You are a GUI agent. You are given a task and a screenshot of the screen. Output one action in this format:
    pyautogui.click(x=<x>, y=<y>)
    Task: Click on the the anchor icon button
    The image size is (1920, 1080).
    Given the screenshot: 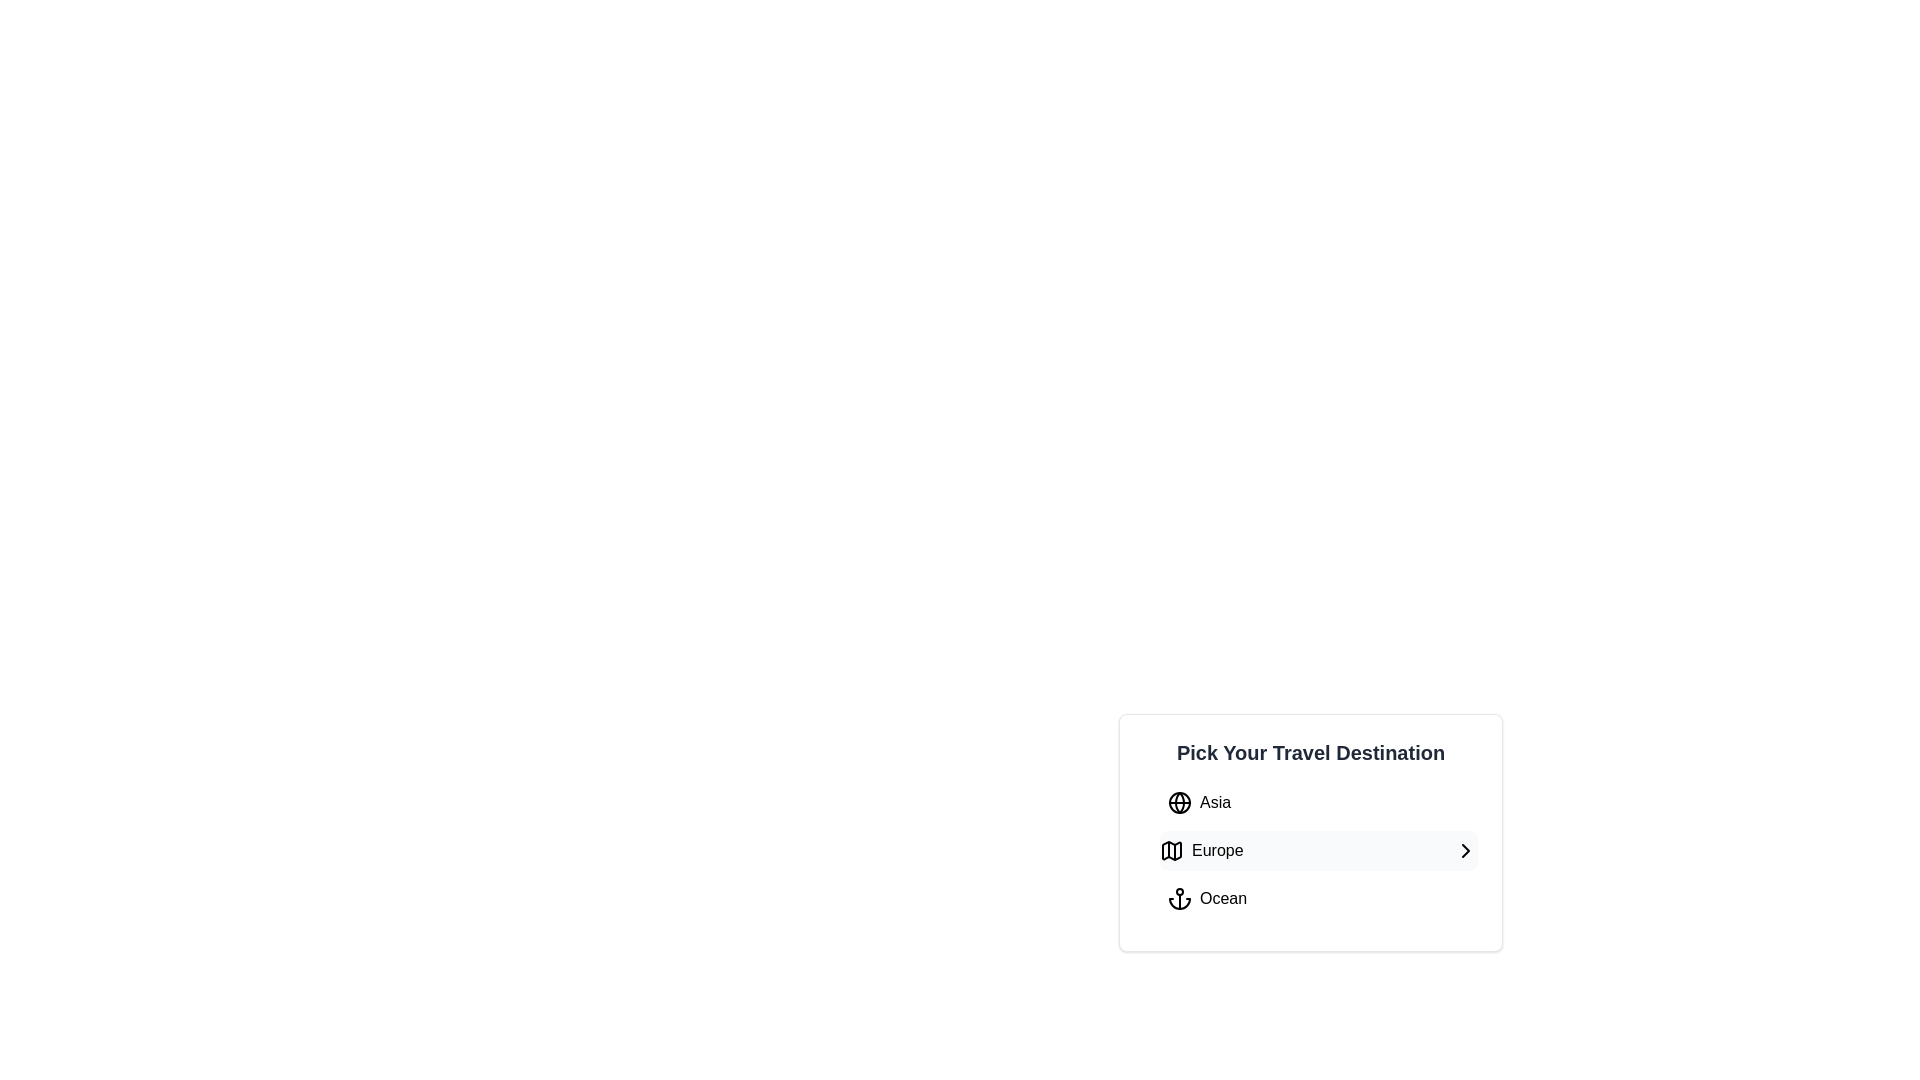 What is the action you would take?
    pyautogui.click(x=1180, y=897)
    